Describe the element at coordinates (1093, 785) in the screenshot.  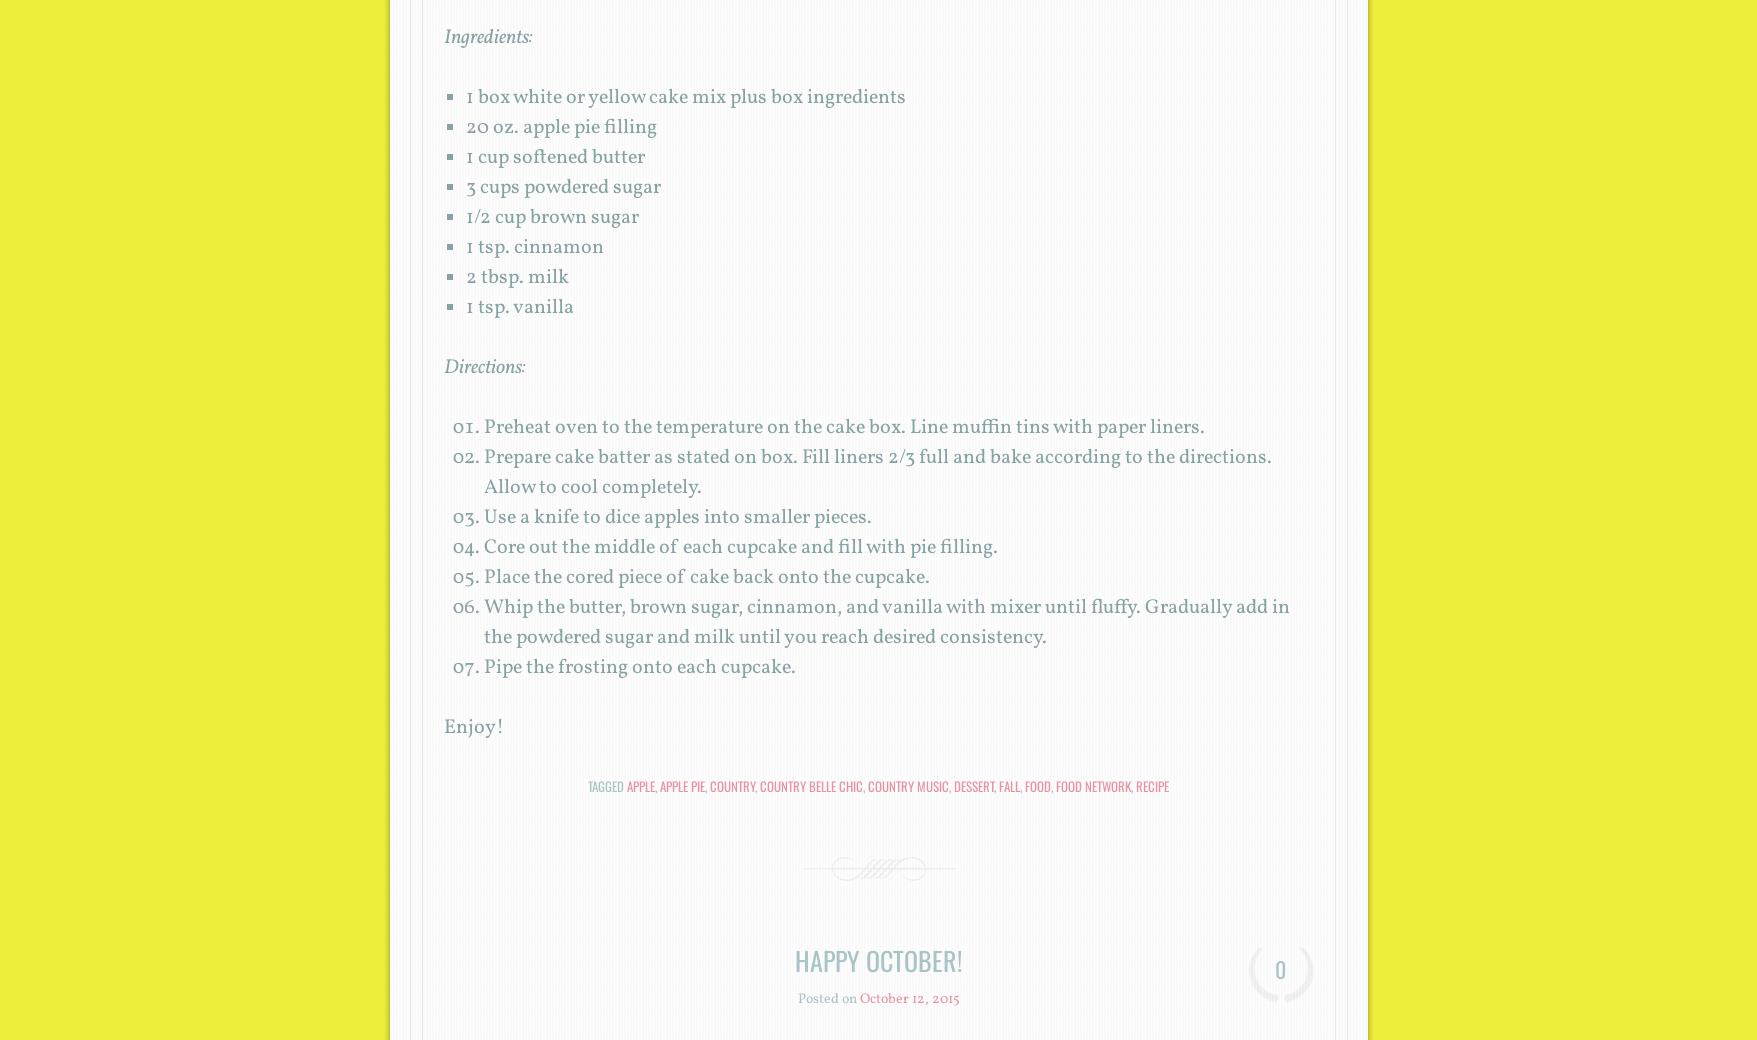
I see `'Food Network'` at that location.